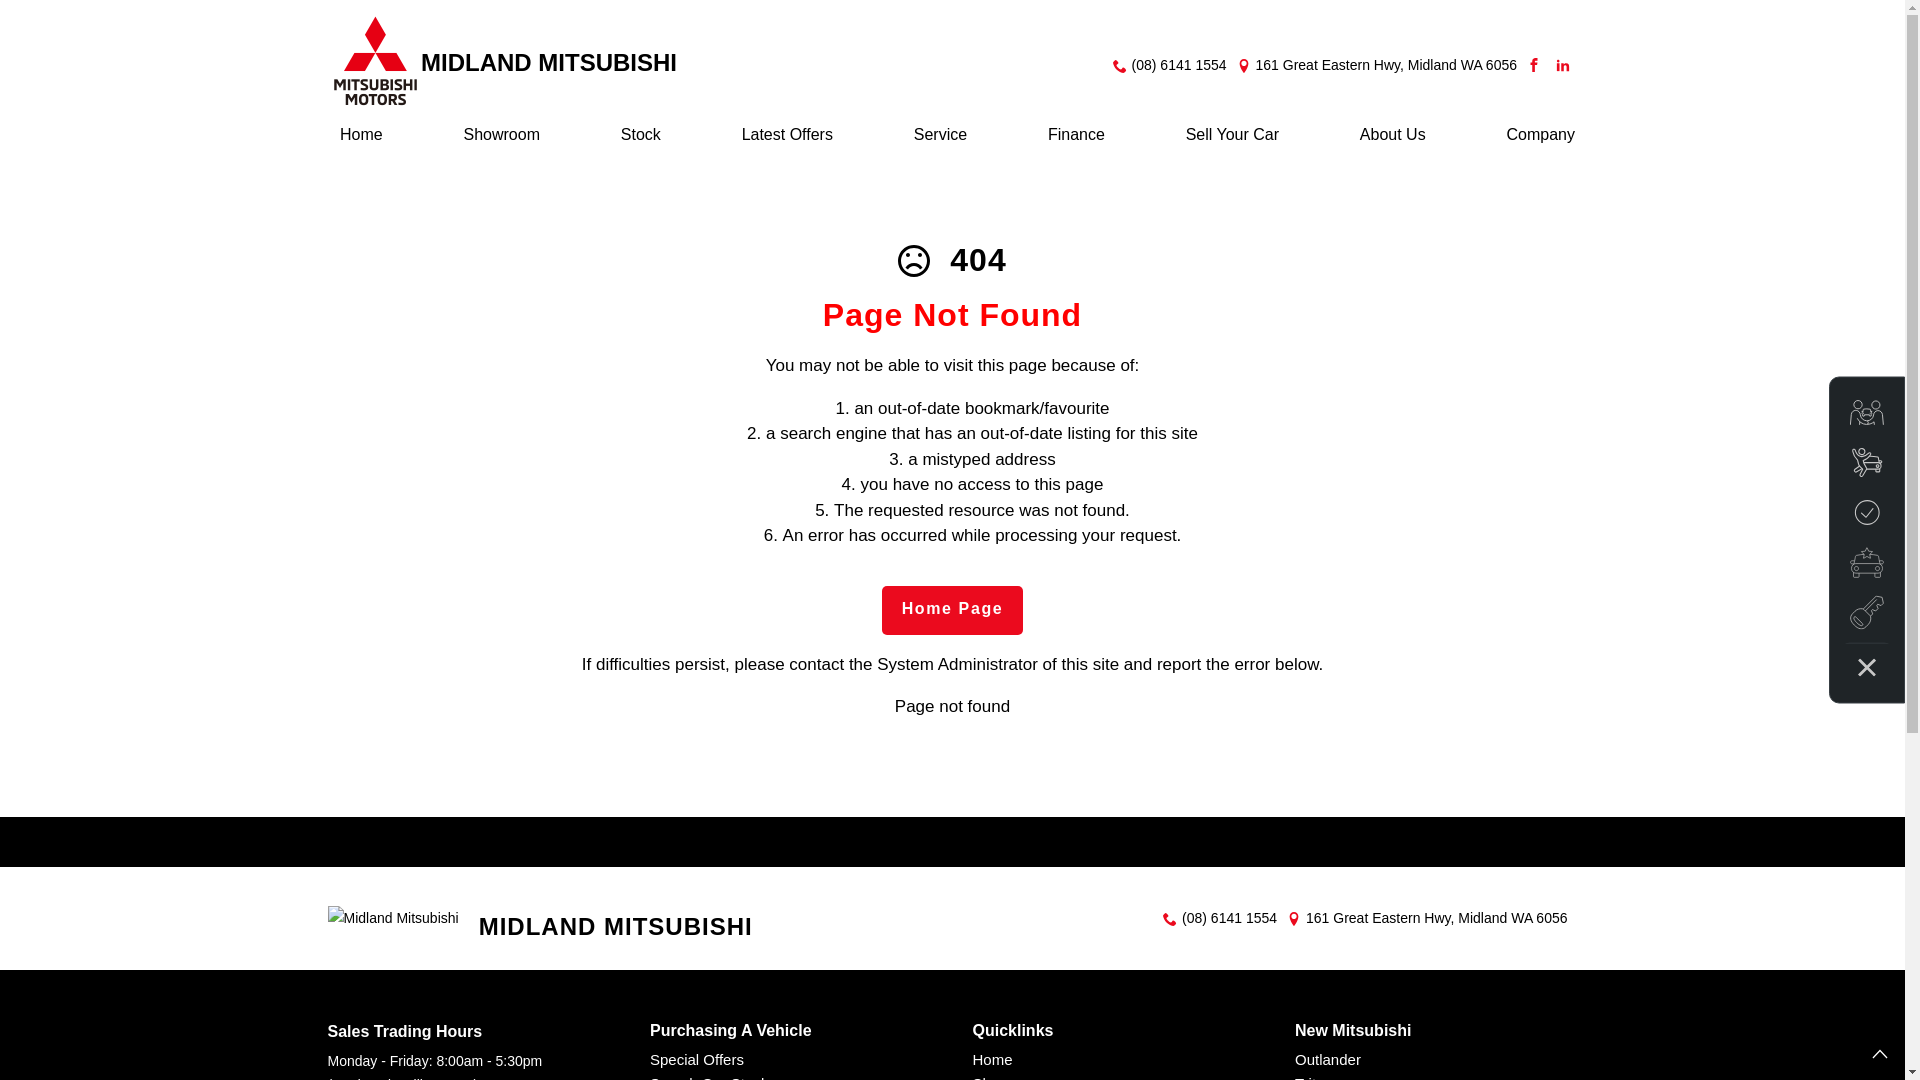 This screenshot has width=1920, height=1080. Describe the element at coordinates (502, 141) in the screenshot. I see `'Showroom'` at that location.